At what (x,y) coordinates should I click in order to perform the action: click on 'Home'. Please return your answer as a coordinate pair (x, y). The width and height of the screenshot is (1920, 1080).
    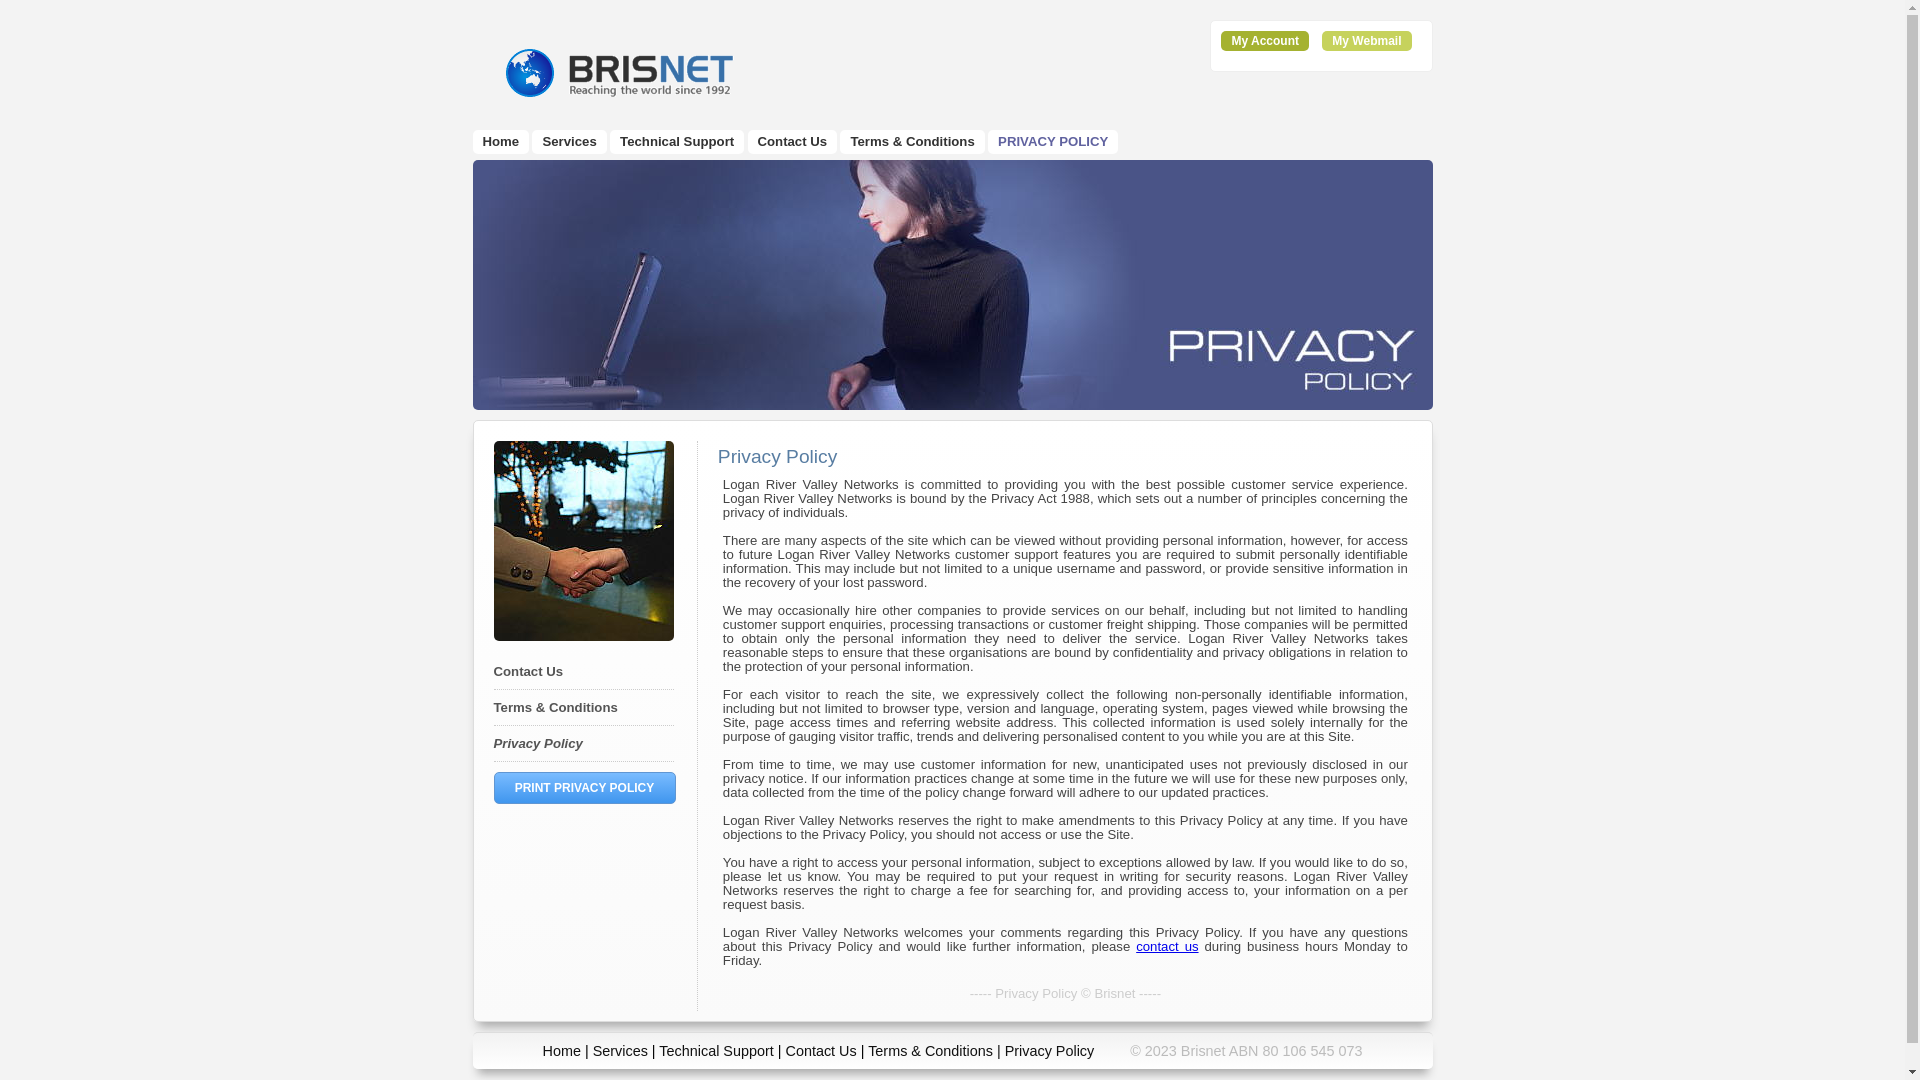
    Looking at the image, I should click on (500, 140).